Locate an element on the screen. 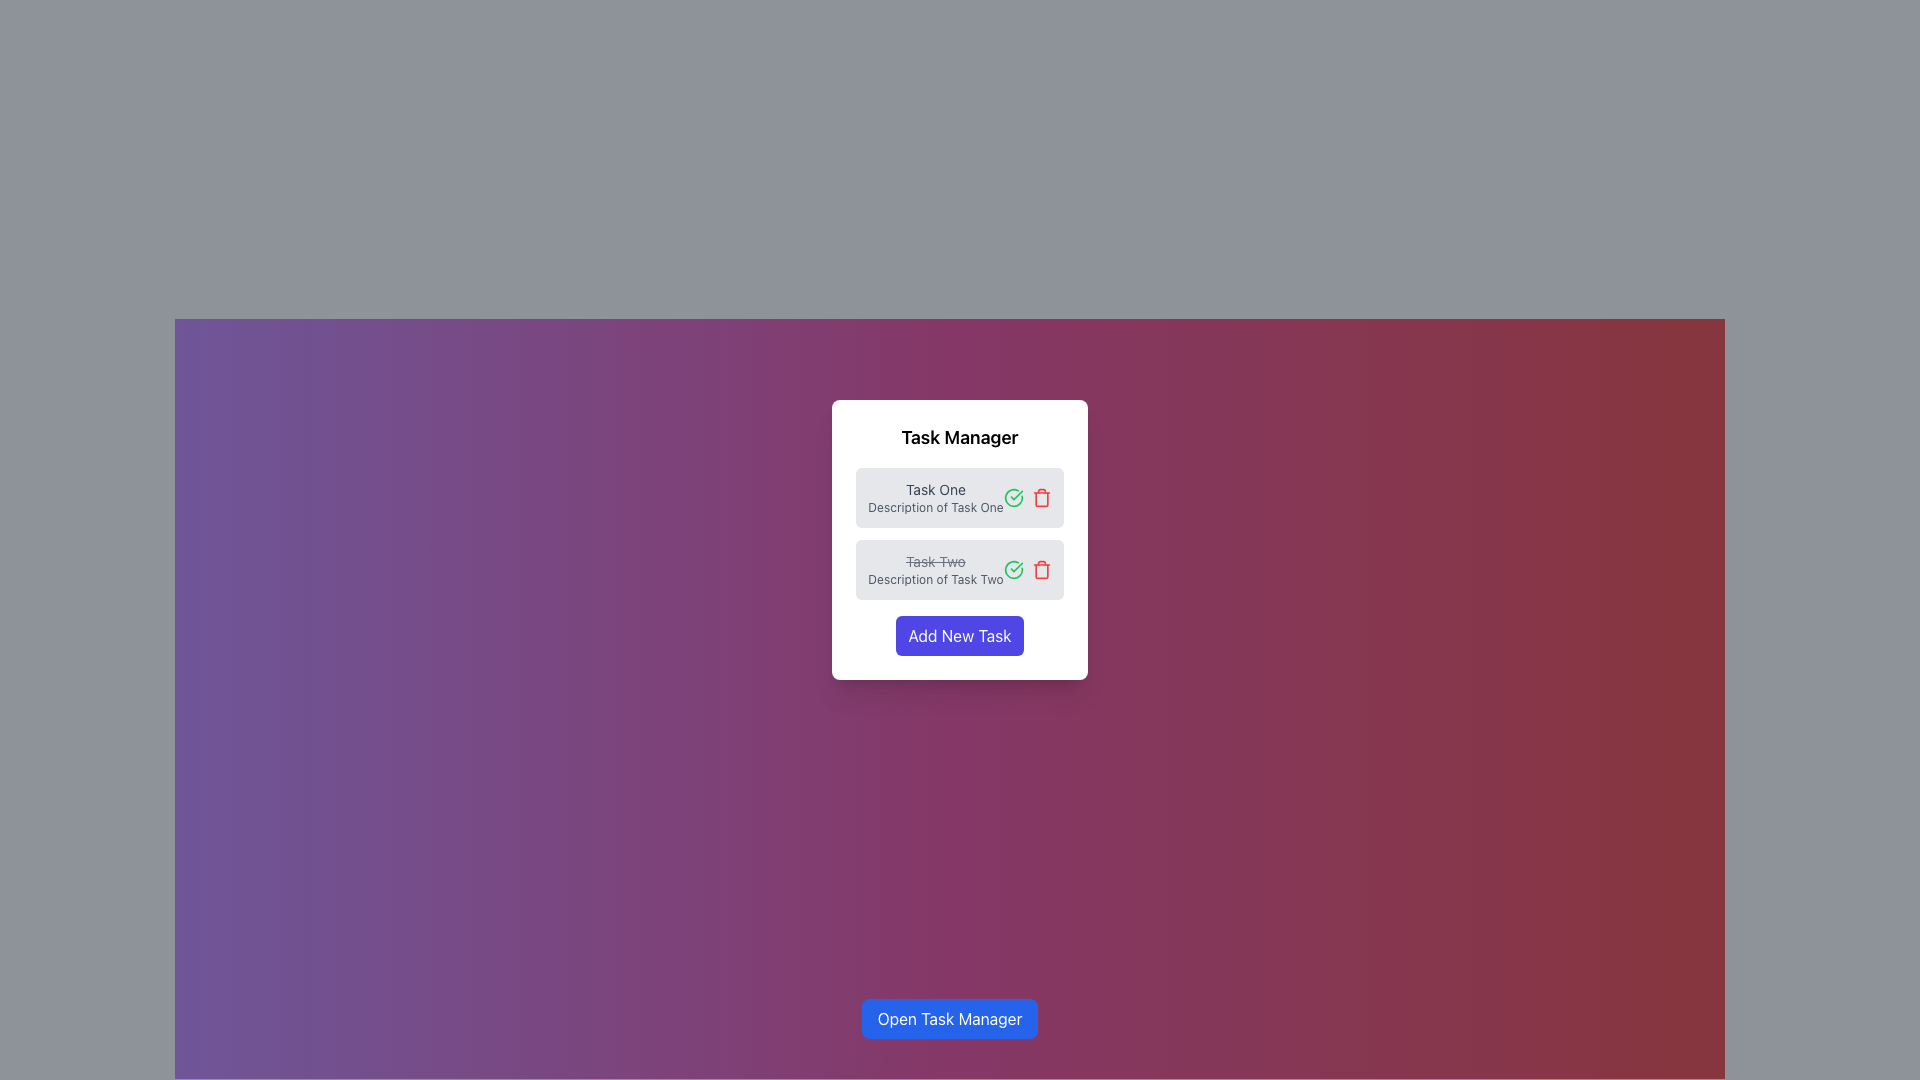 The width and height of the screenshot is (1920, 1080). the static text label that serves as the heading of the modal window, which is positioned at the top and centered above the task entries is located at coordinates (960, 437).